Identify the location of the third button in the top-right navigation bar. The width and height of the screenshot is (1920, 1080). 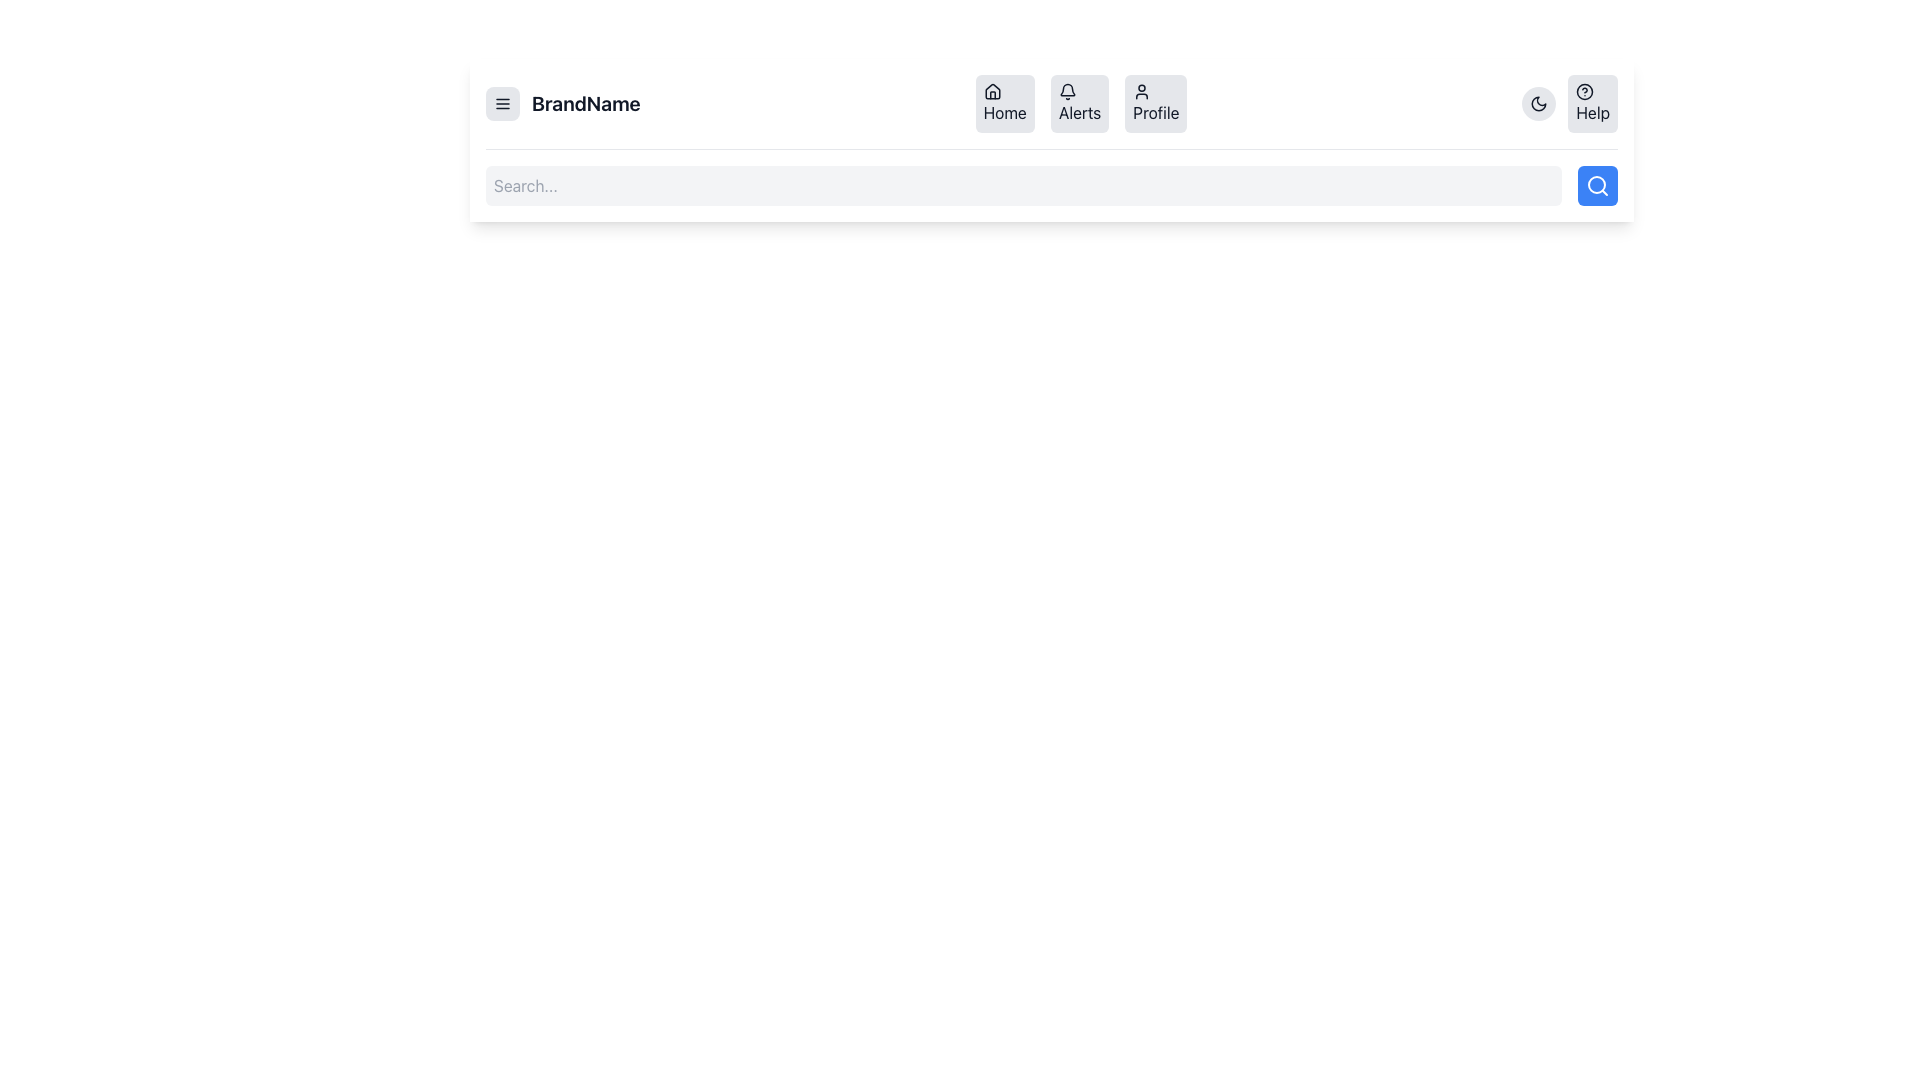
(1156, 104).